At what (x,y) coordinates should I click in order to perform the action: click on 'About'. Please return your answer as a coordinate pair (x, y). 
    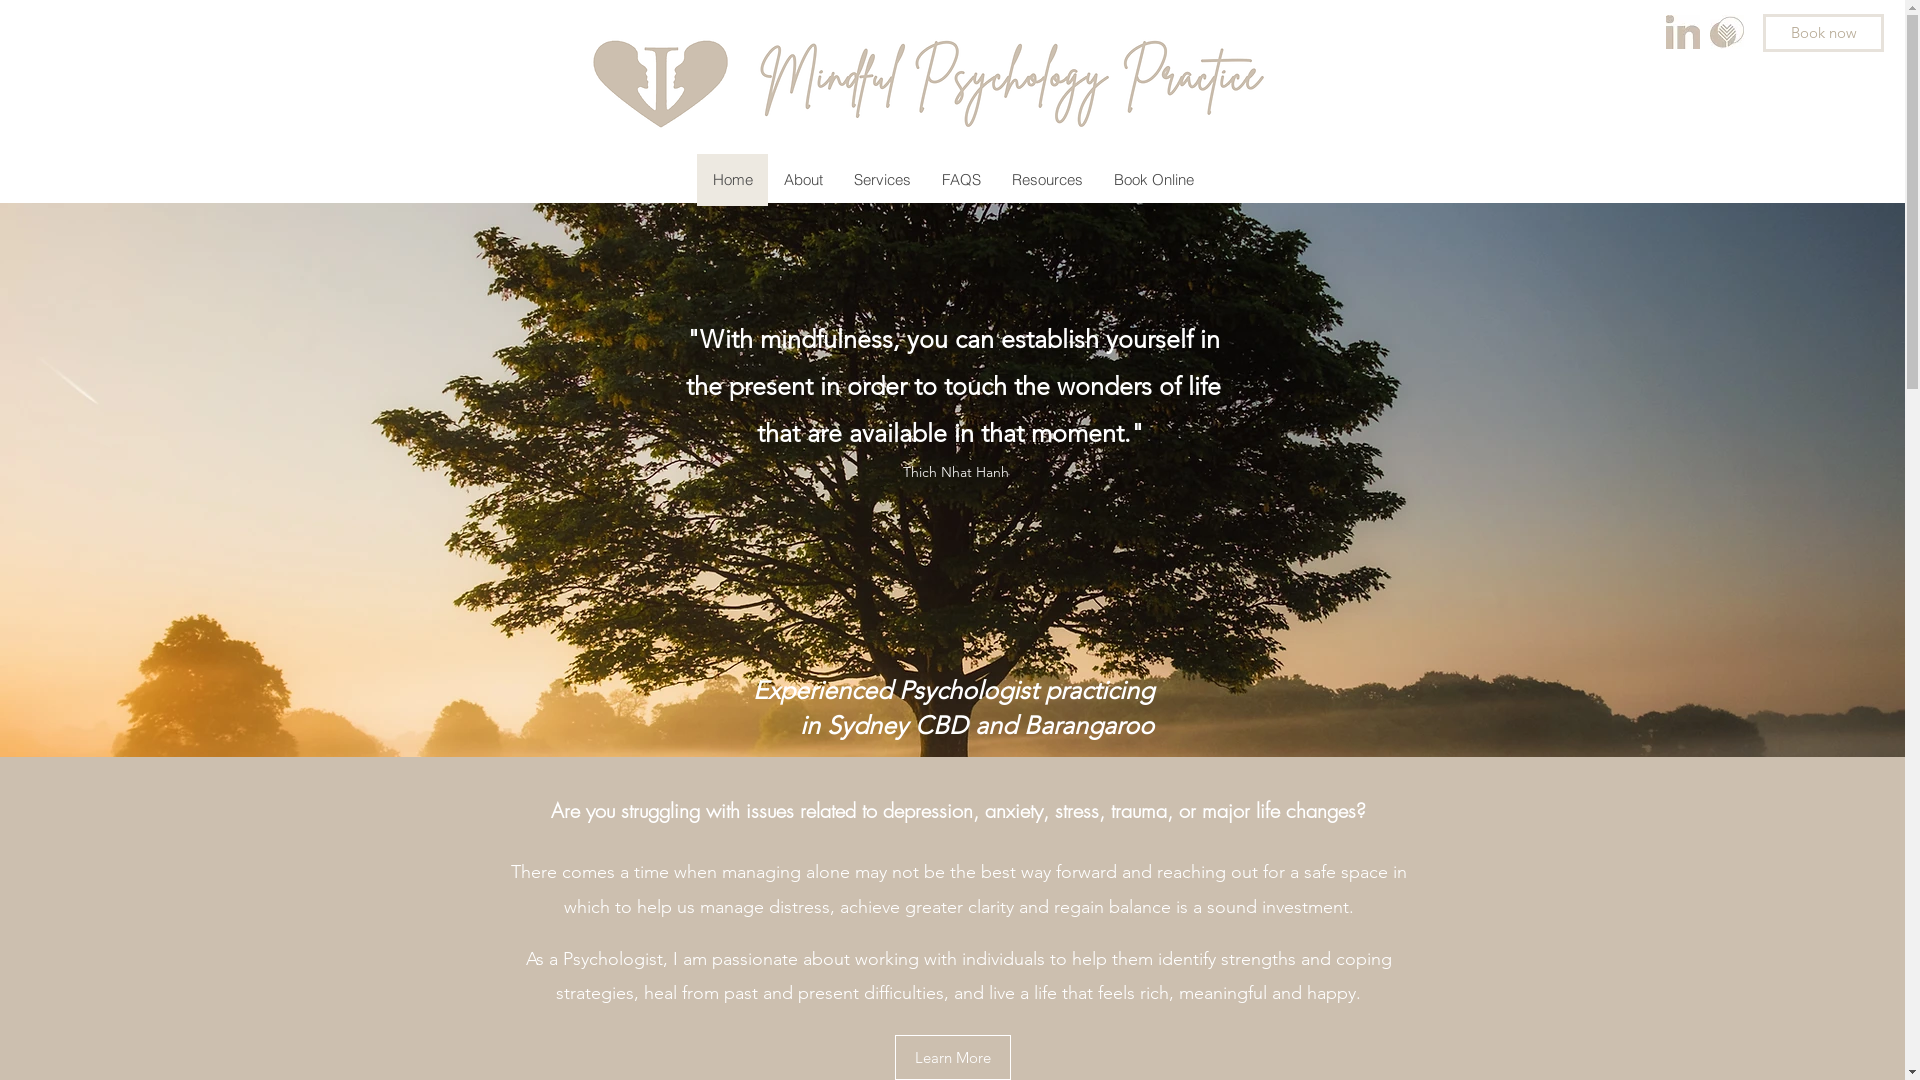
    Looking at the image, I should click on (802, 180).